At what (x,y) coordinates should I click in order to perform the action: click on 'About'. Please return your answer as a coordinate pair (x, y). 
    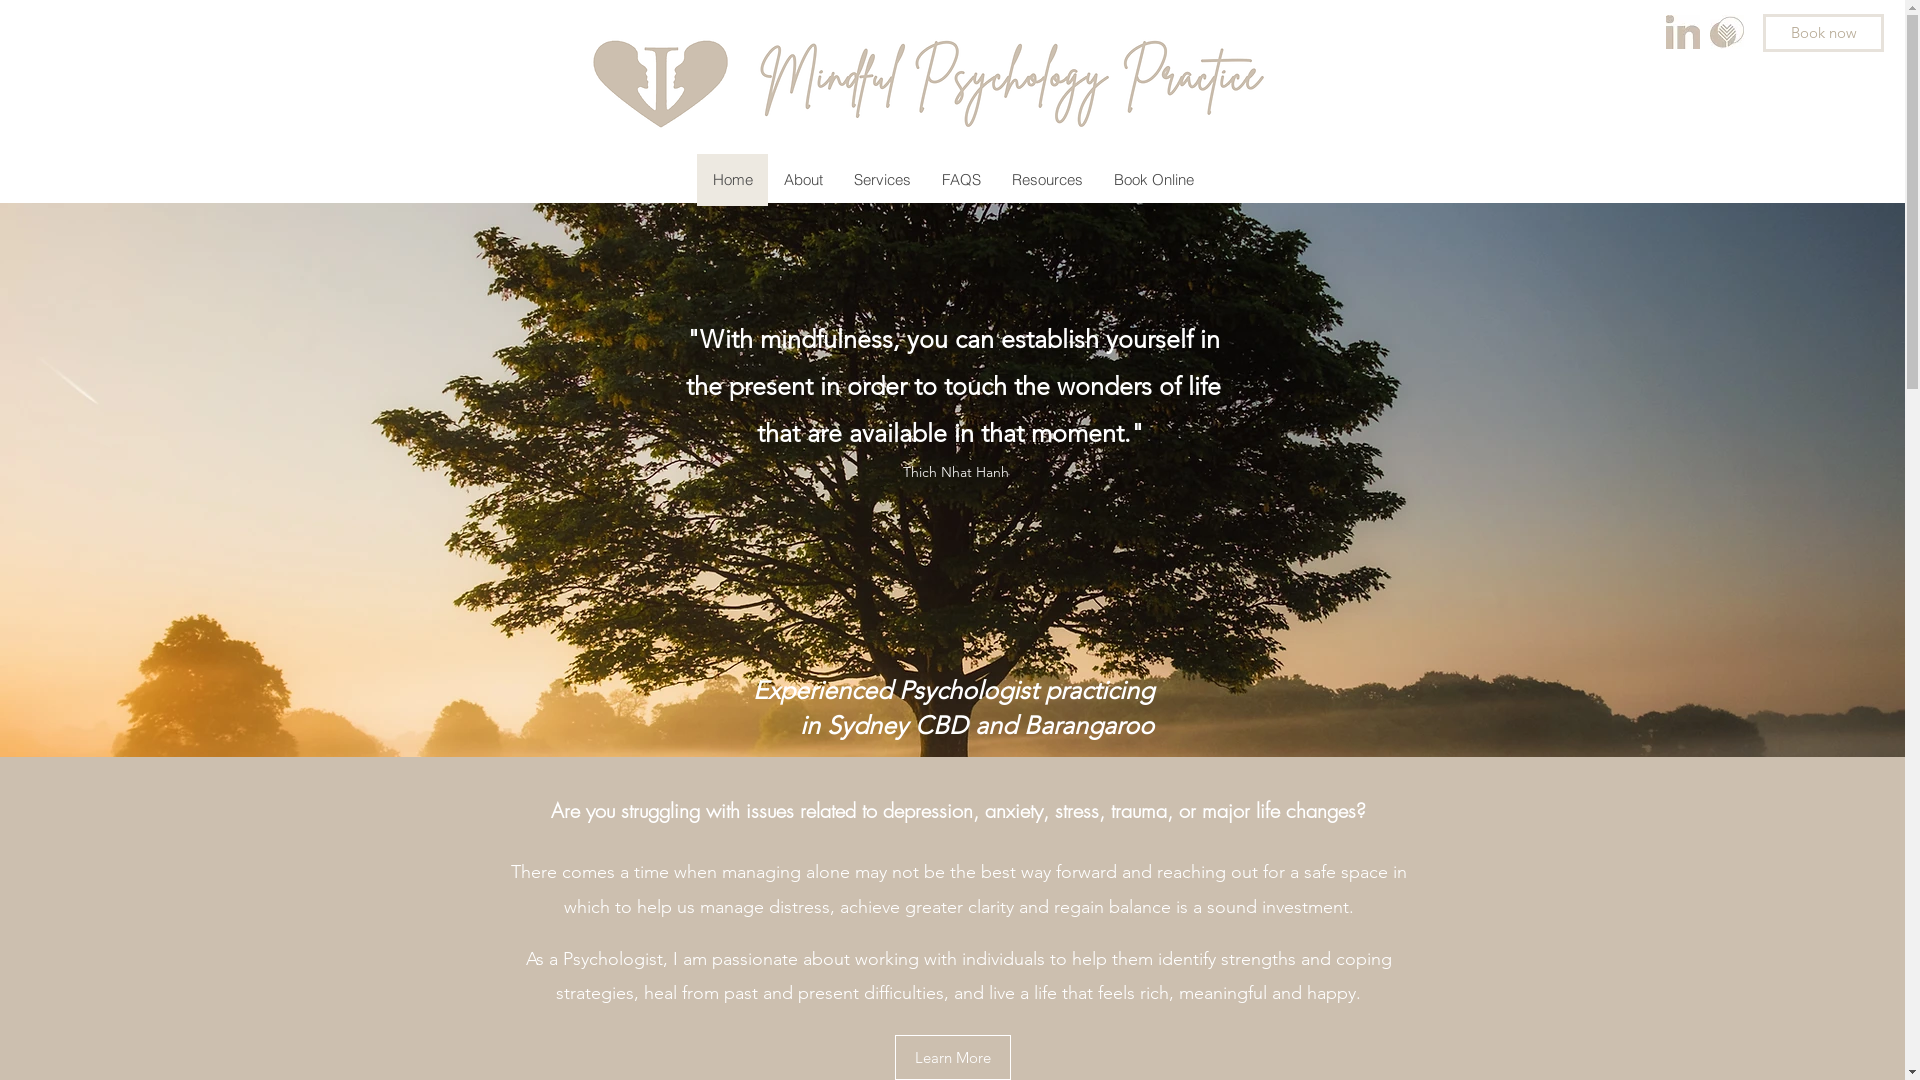
    Looking at the image, I should click on (802, 180).